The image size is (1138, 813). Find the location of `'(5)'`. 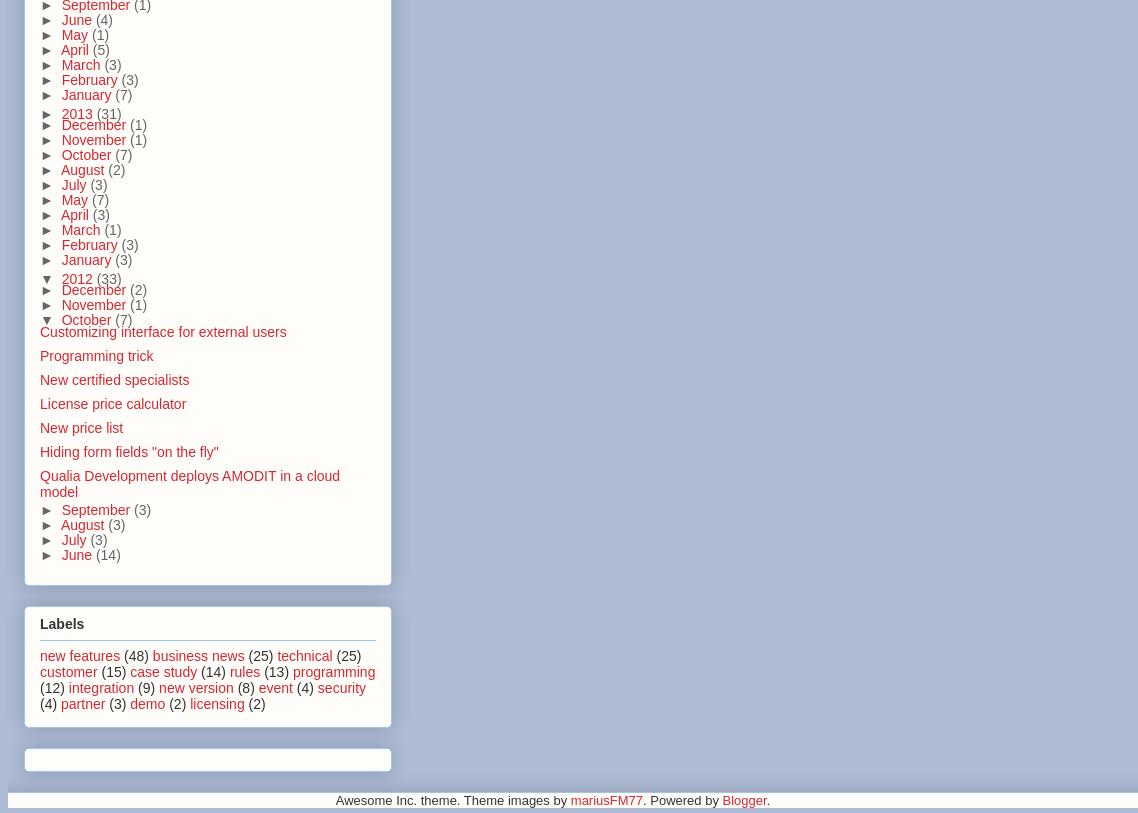

'(5)' is located at coordinates (99, 48).